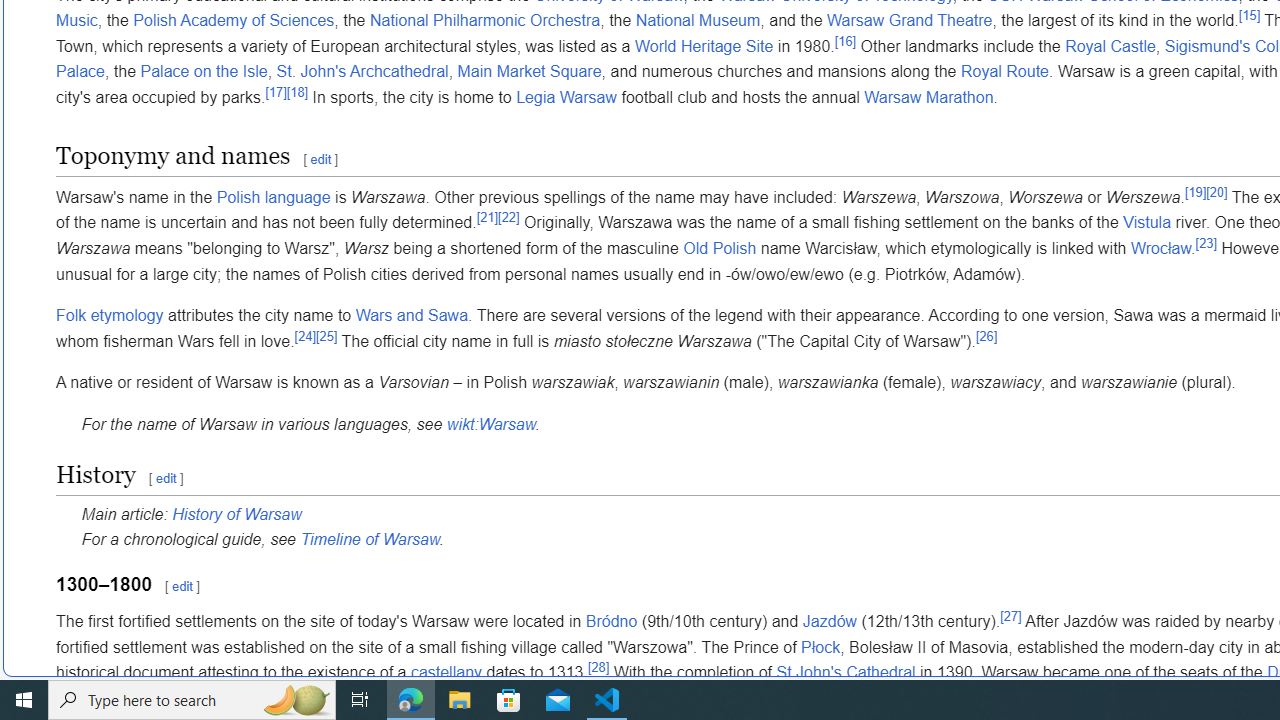  What do you see at coordinates (698, 21) in the screenshot?
I see `'National Museum'` at bounding box center [698, 21].